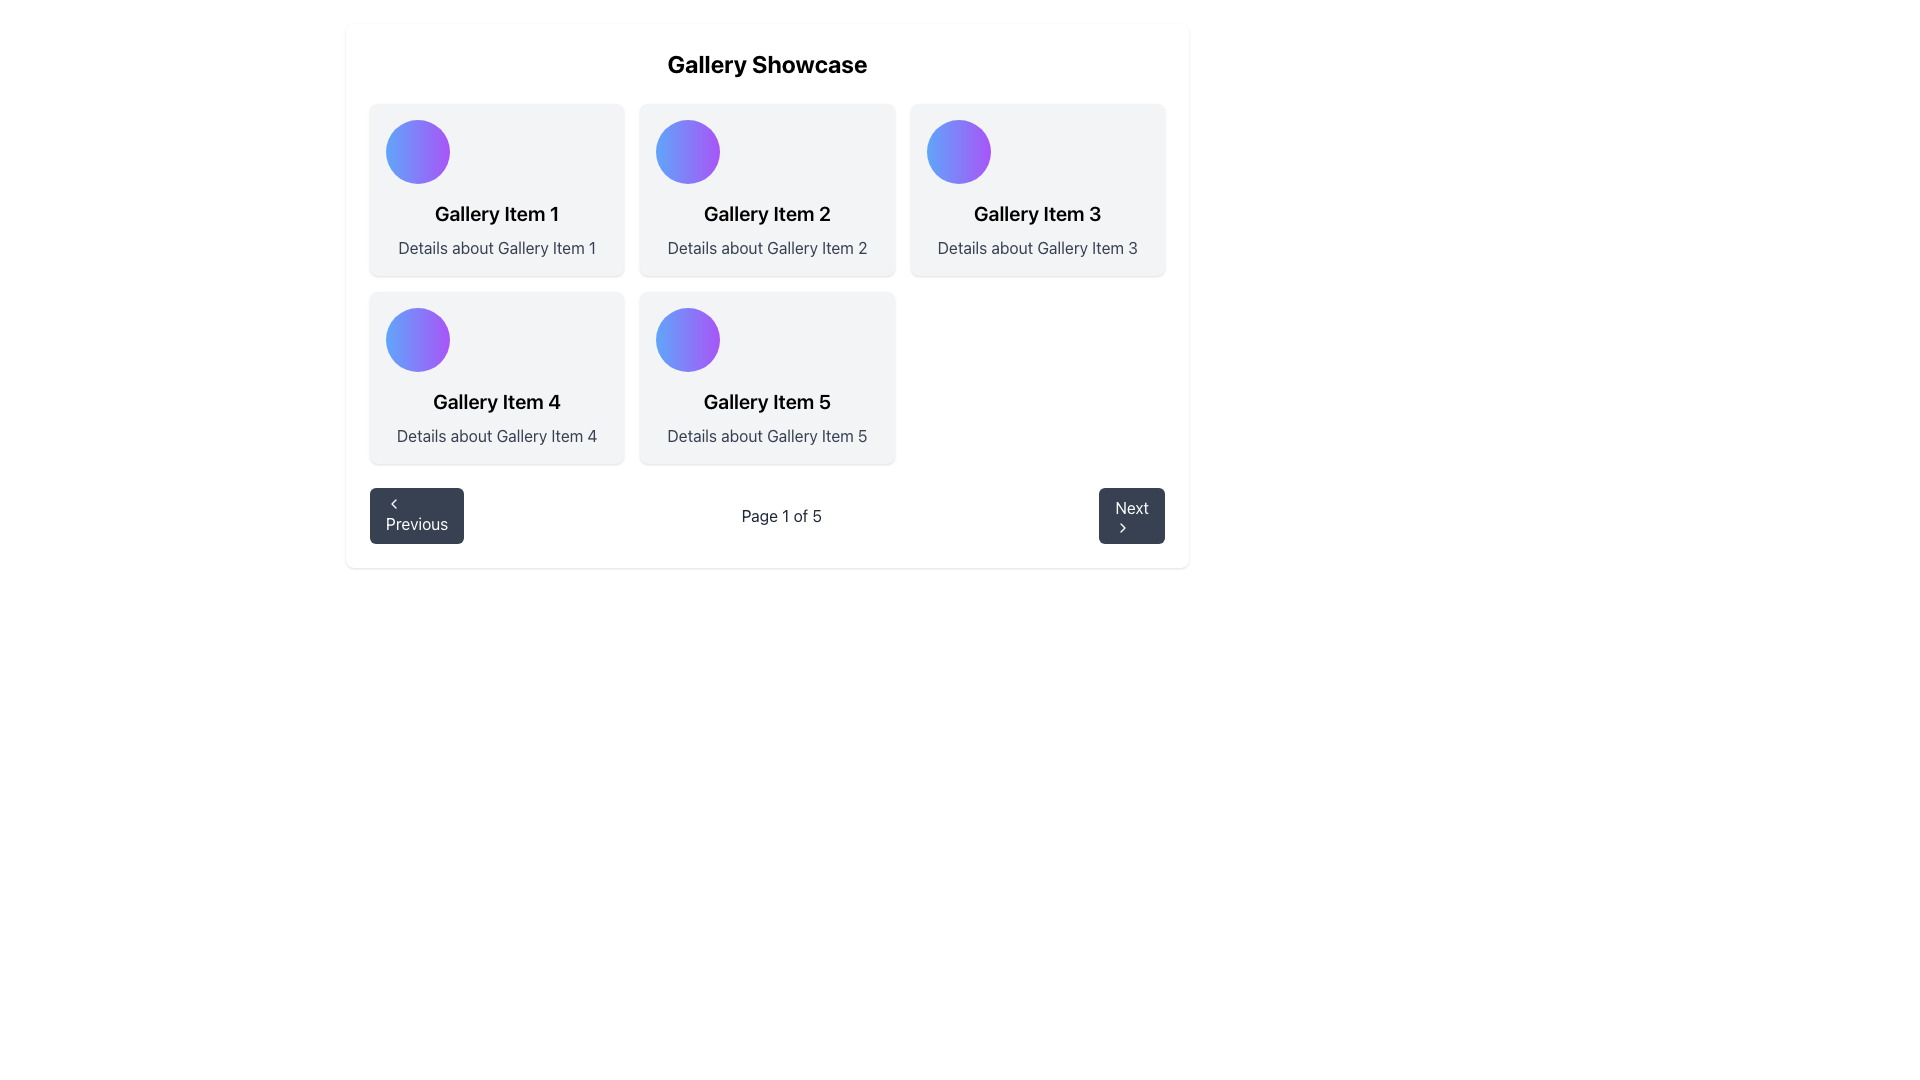  What do you see at coordinates (497, 246) in the screenshot?
I see `the gray text block containing the phrase 'Details about Gallery Item 1', which is located directly below the 'Gallery Item 1' title in the top-left card of the gallery grid layout` at bounding box center [497, 246].